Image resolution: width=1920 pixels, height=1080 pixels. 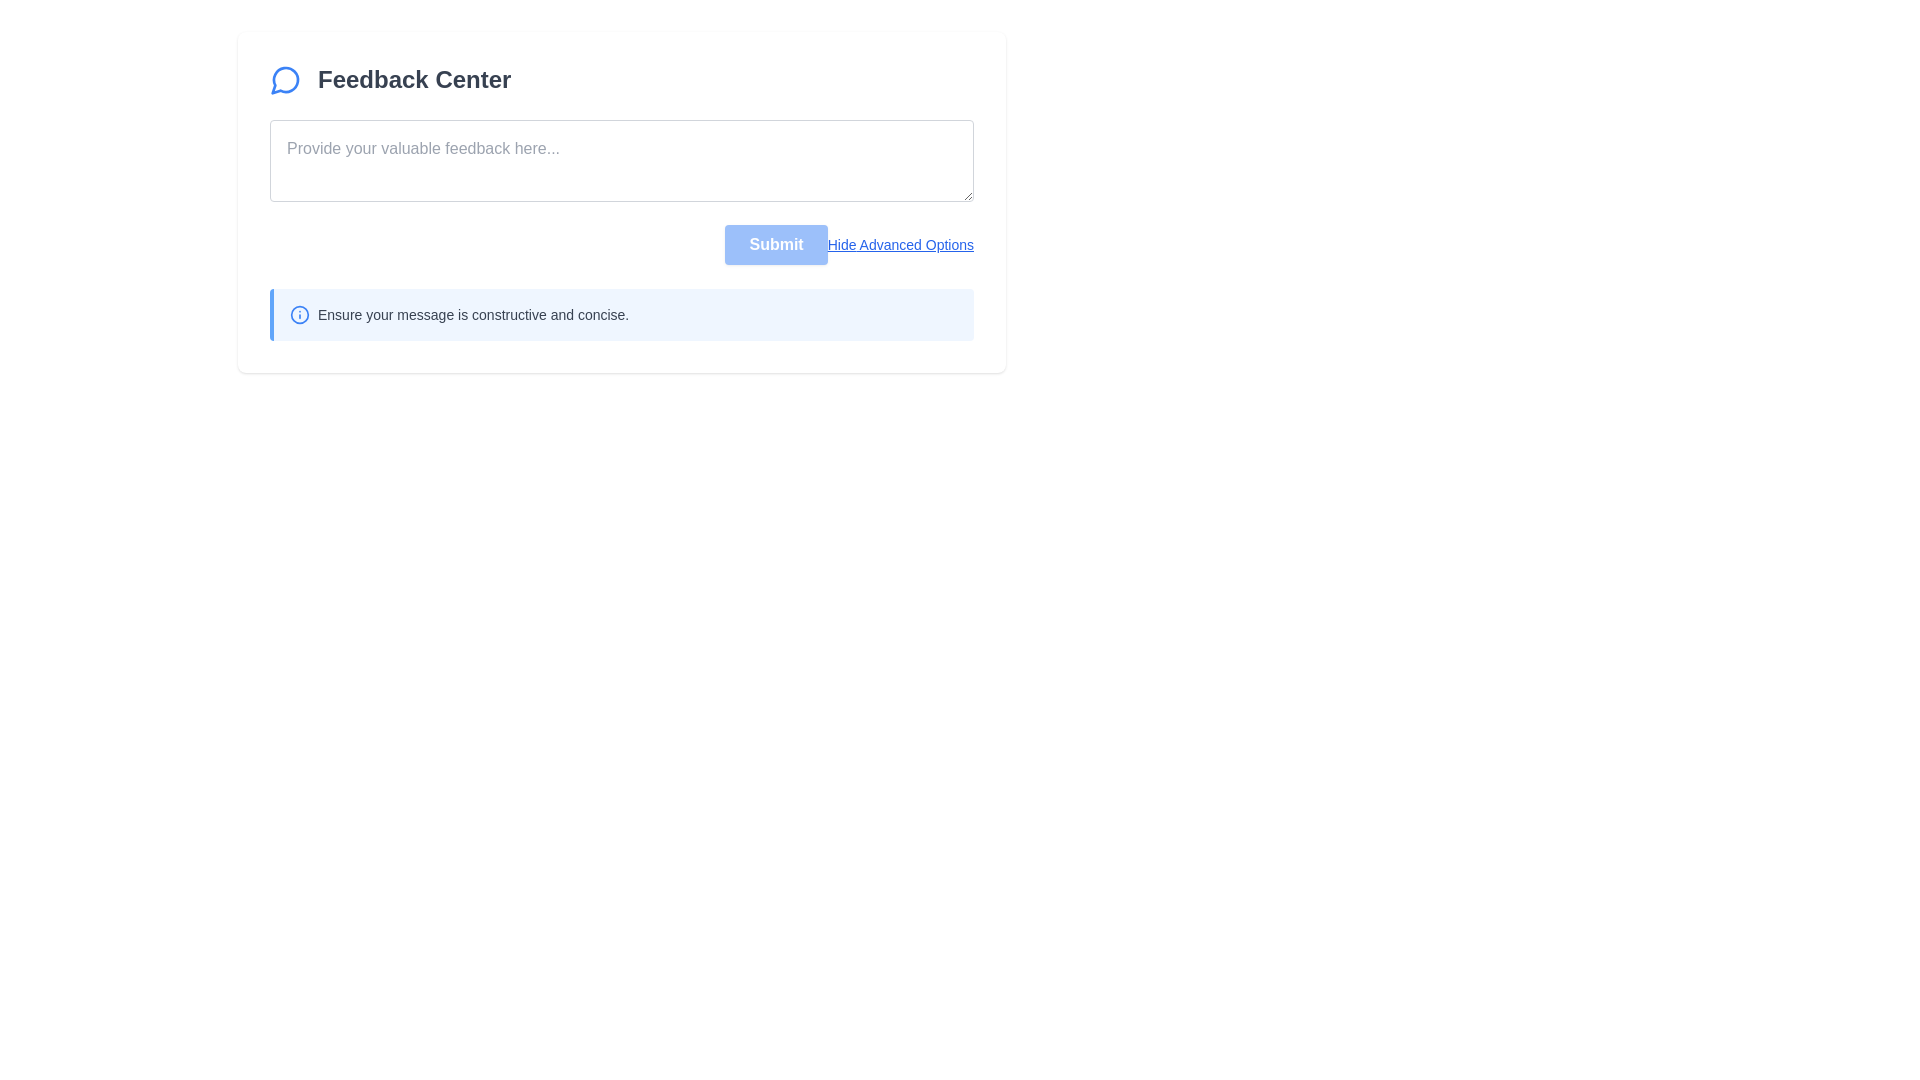 I want to click on the link that toggles the visibility of advanced options, located to the right of the 'Submit' button in the bottom-right corner of the Feedback Center form, so click(x=899, y=244).